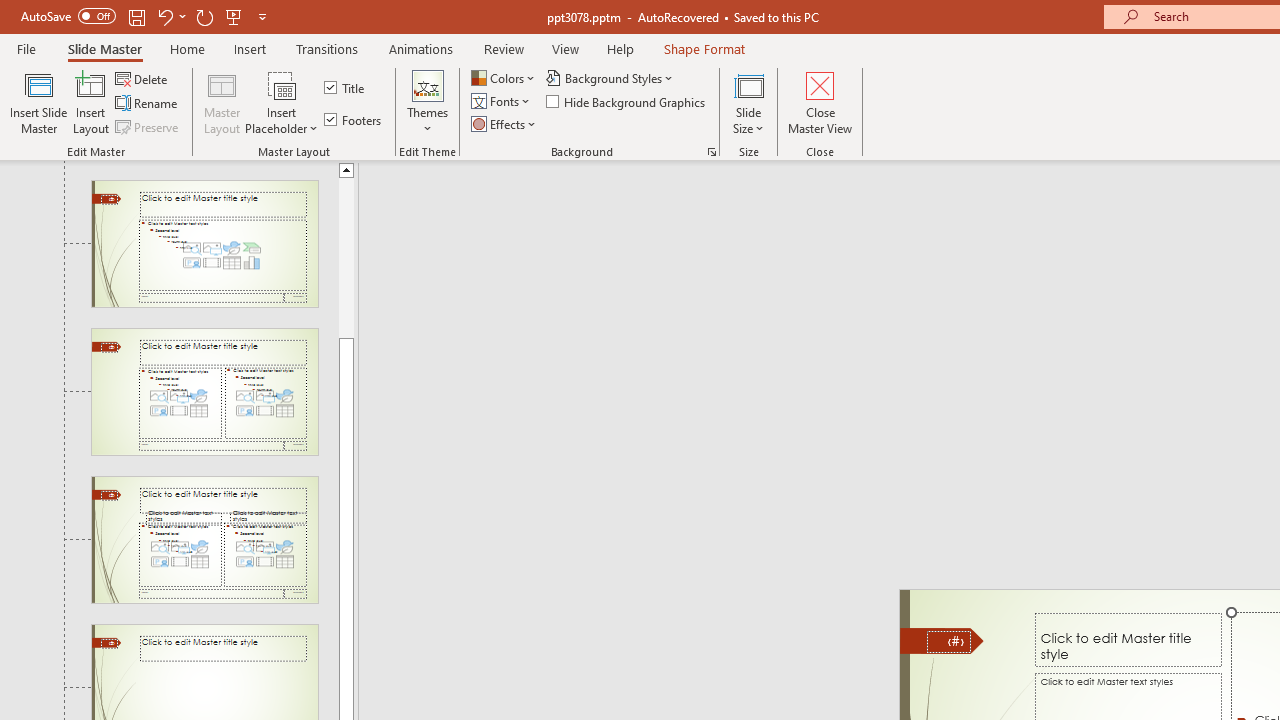  What do you see at coordinates (148, 127) in the screenshot?
I see `'Preserve'` at bounding box center [148, 127].